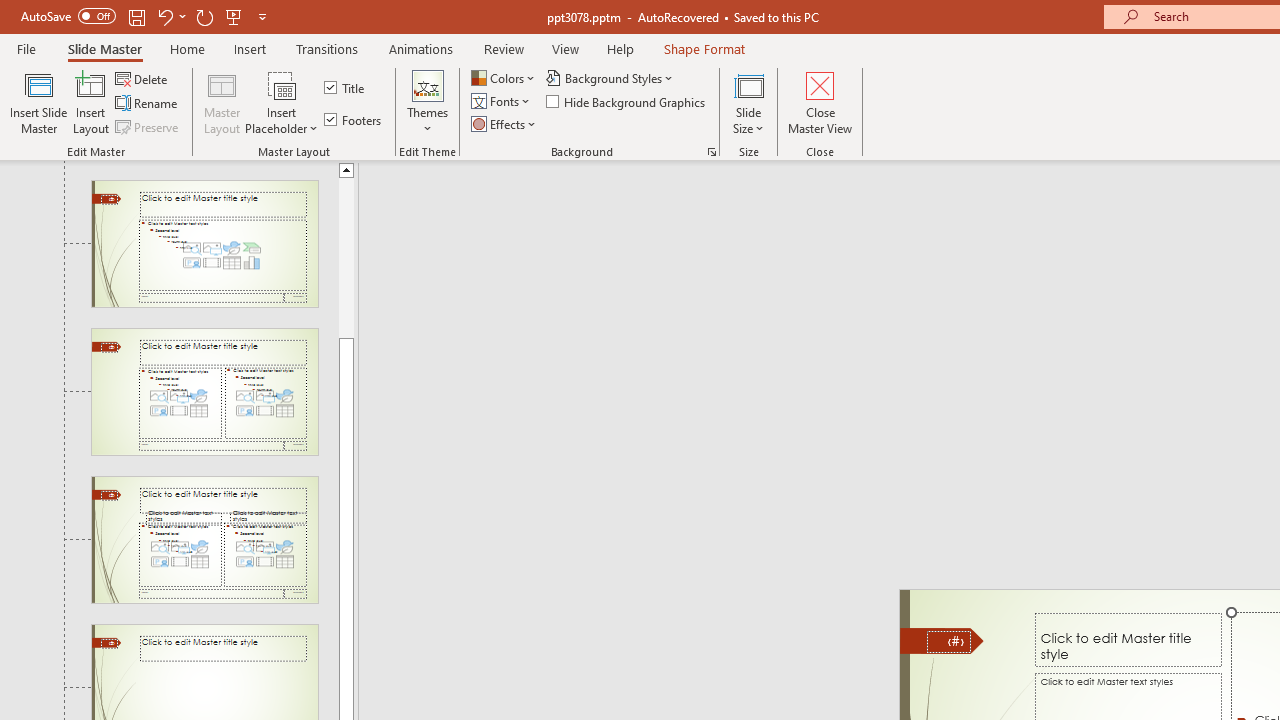  What do you see at coordinates (148, 127) in the screenshot?
I see `'Preserve'` at bounding box center [148, 127].